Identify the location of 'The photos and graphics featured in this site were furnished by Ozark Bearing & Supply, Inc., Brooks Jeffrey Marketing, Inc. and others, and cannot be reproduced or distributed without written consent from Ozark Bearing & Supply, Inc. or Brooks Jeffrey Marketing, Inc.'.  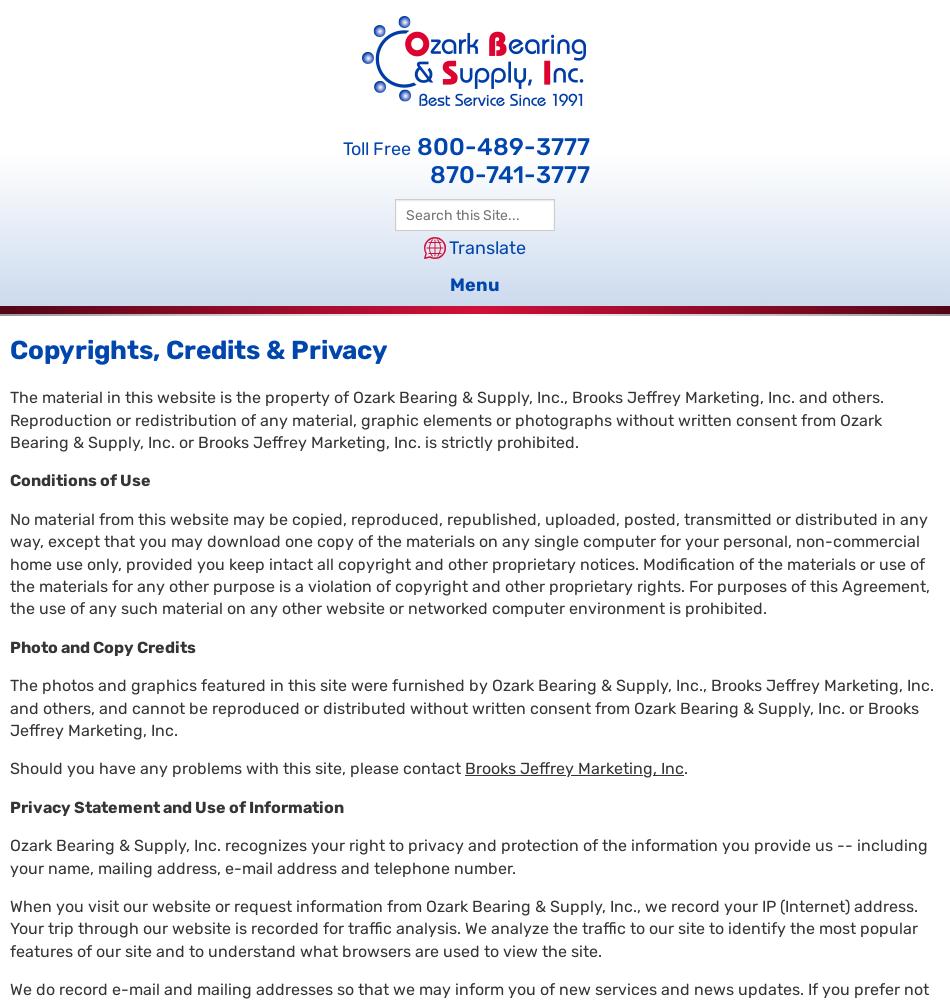
(470, 706).